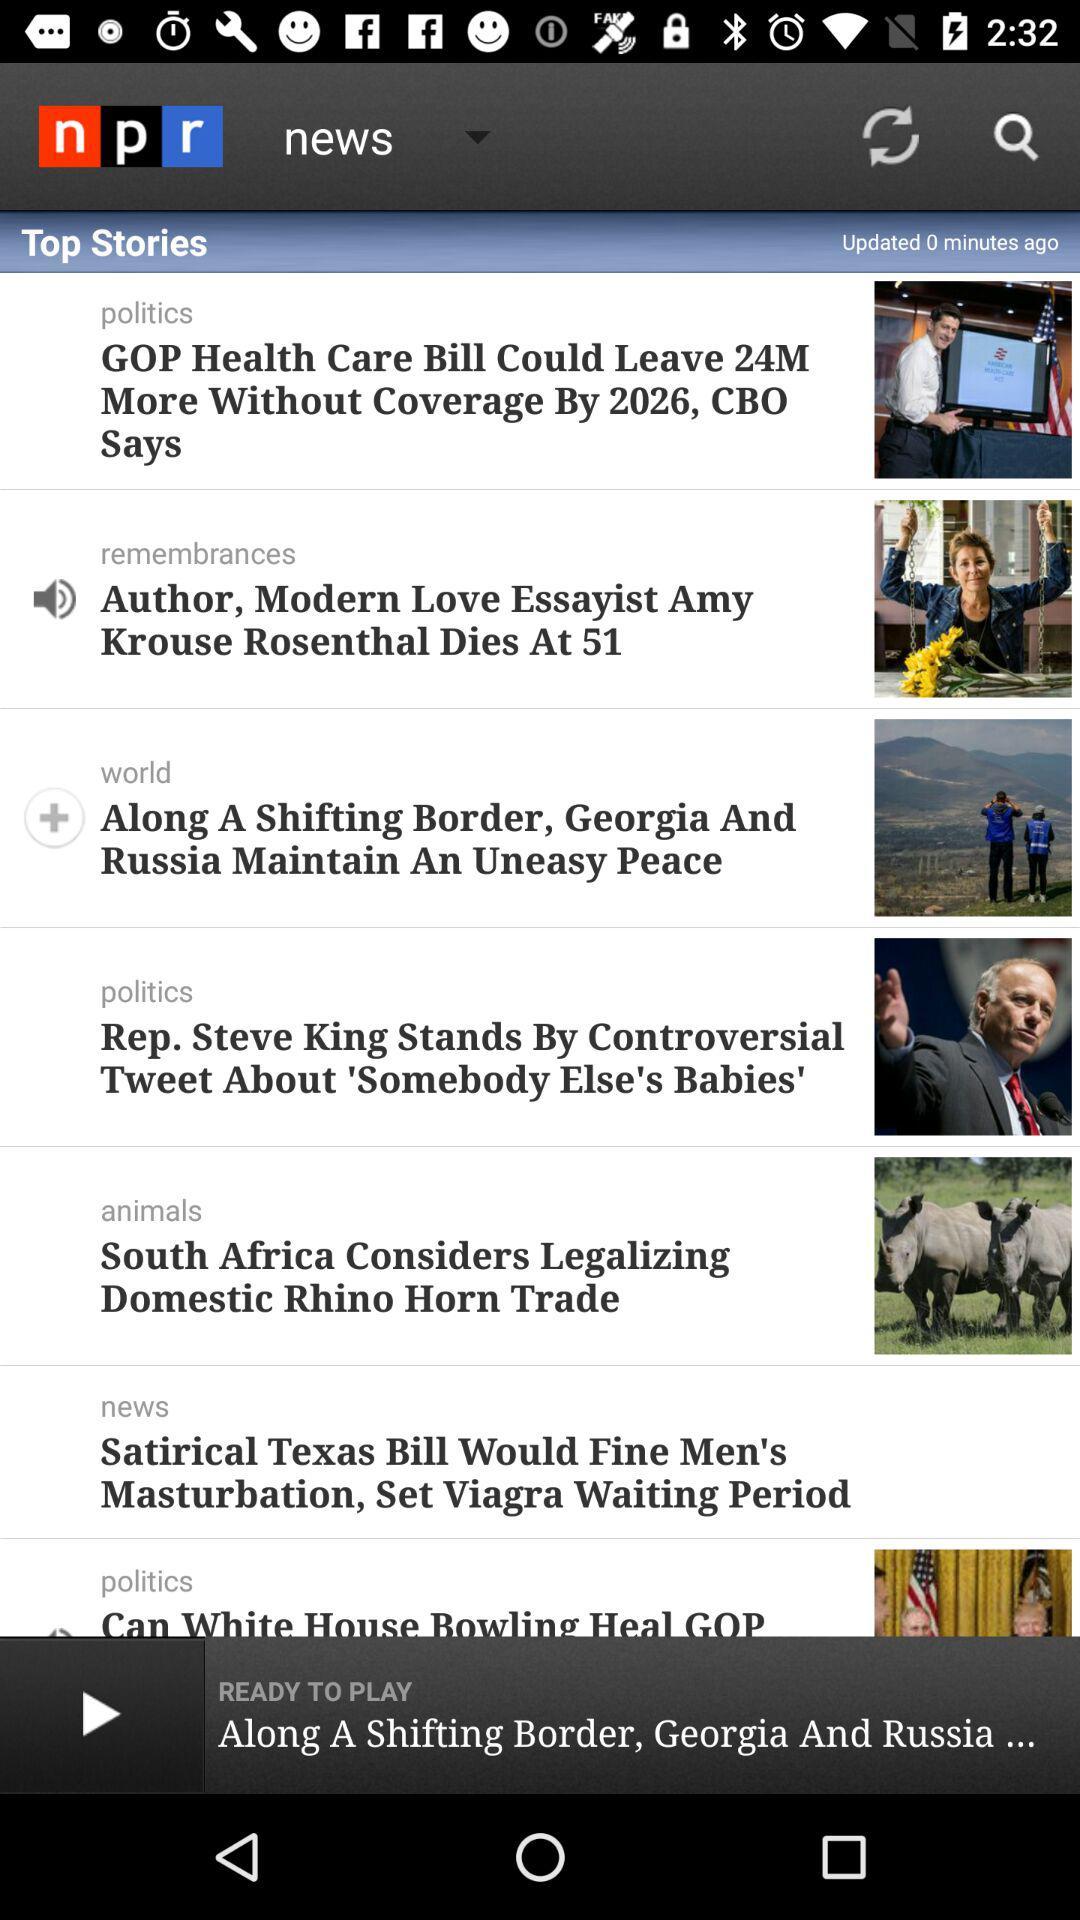 The width and height of the screenshot is (1080, 1920). I want to click on the icon next to the news icon, so click(130, 135).